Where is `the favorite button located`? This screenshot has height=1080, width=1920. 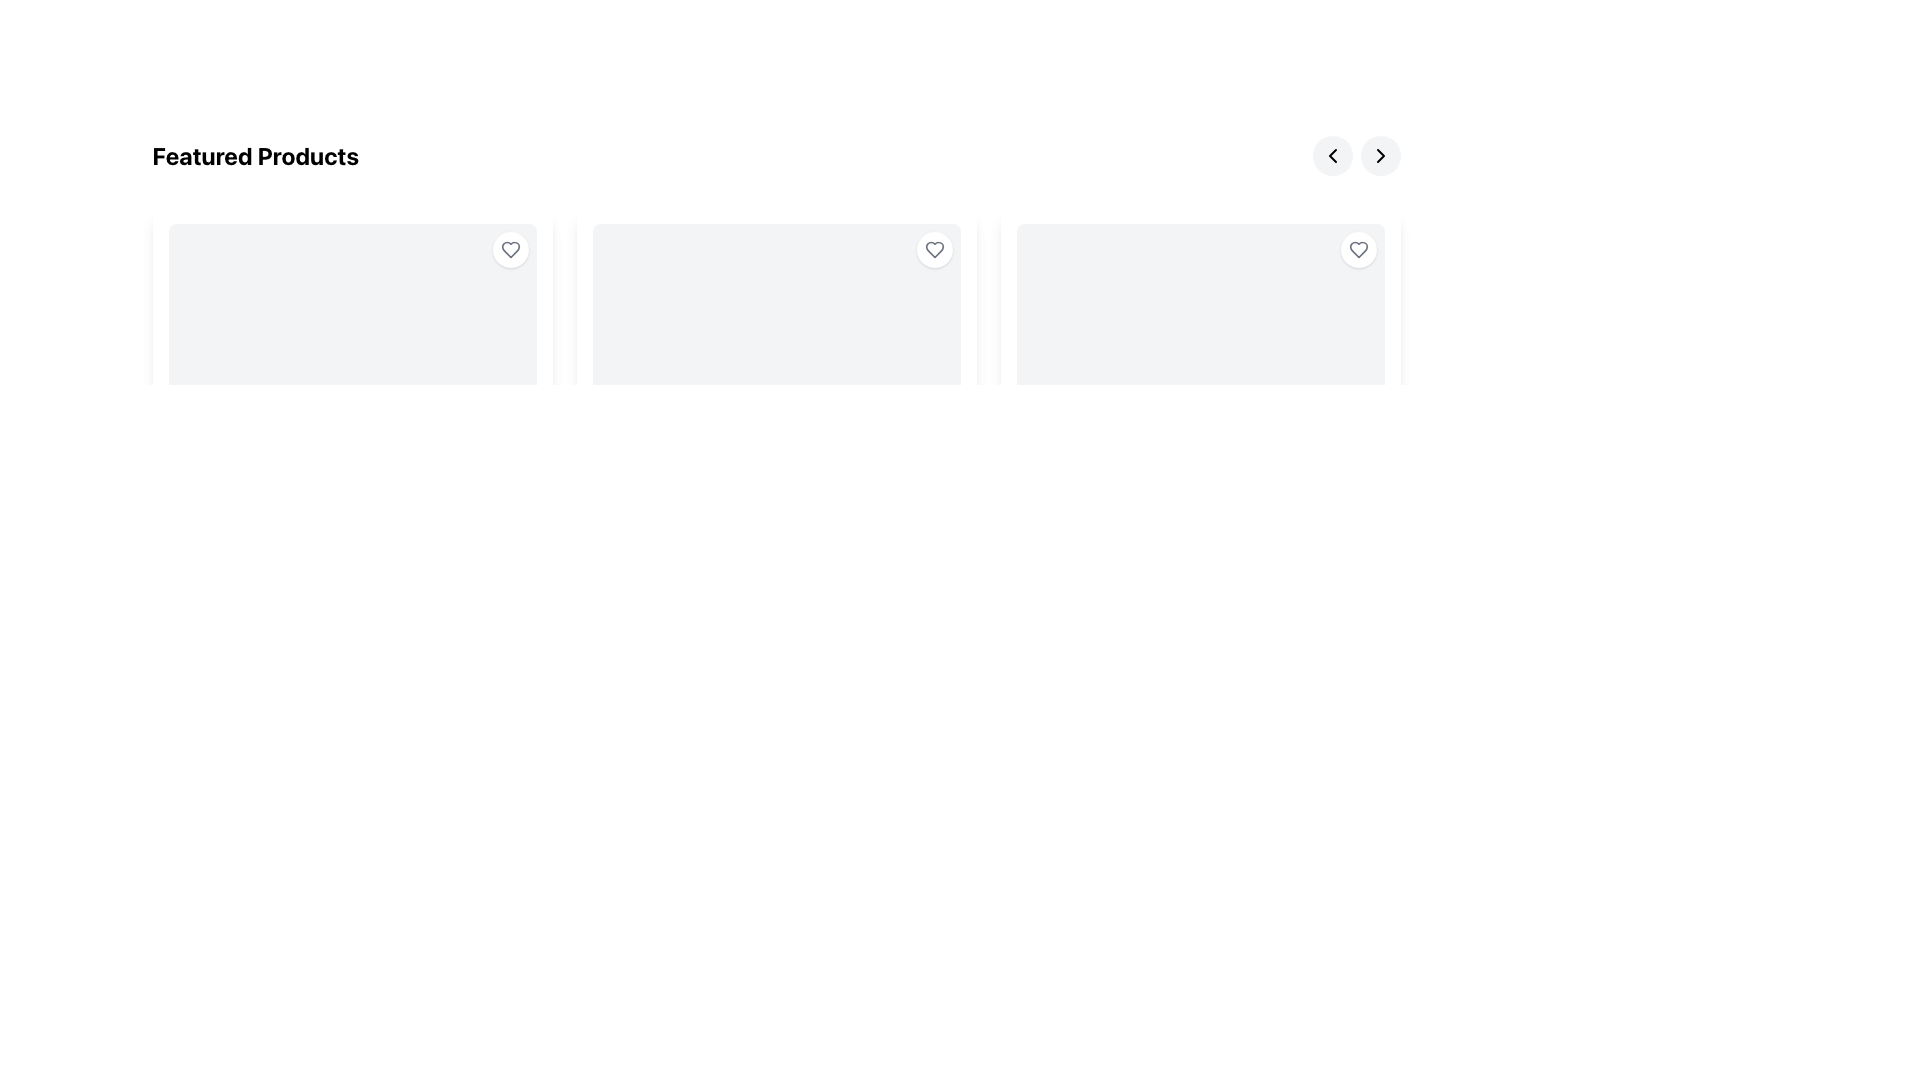 the favorite button located is located at coordinates (1358, 249).